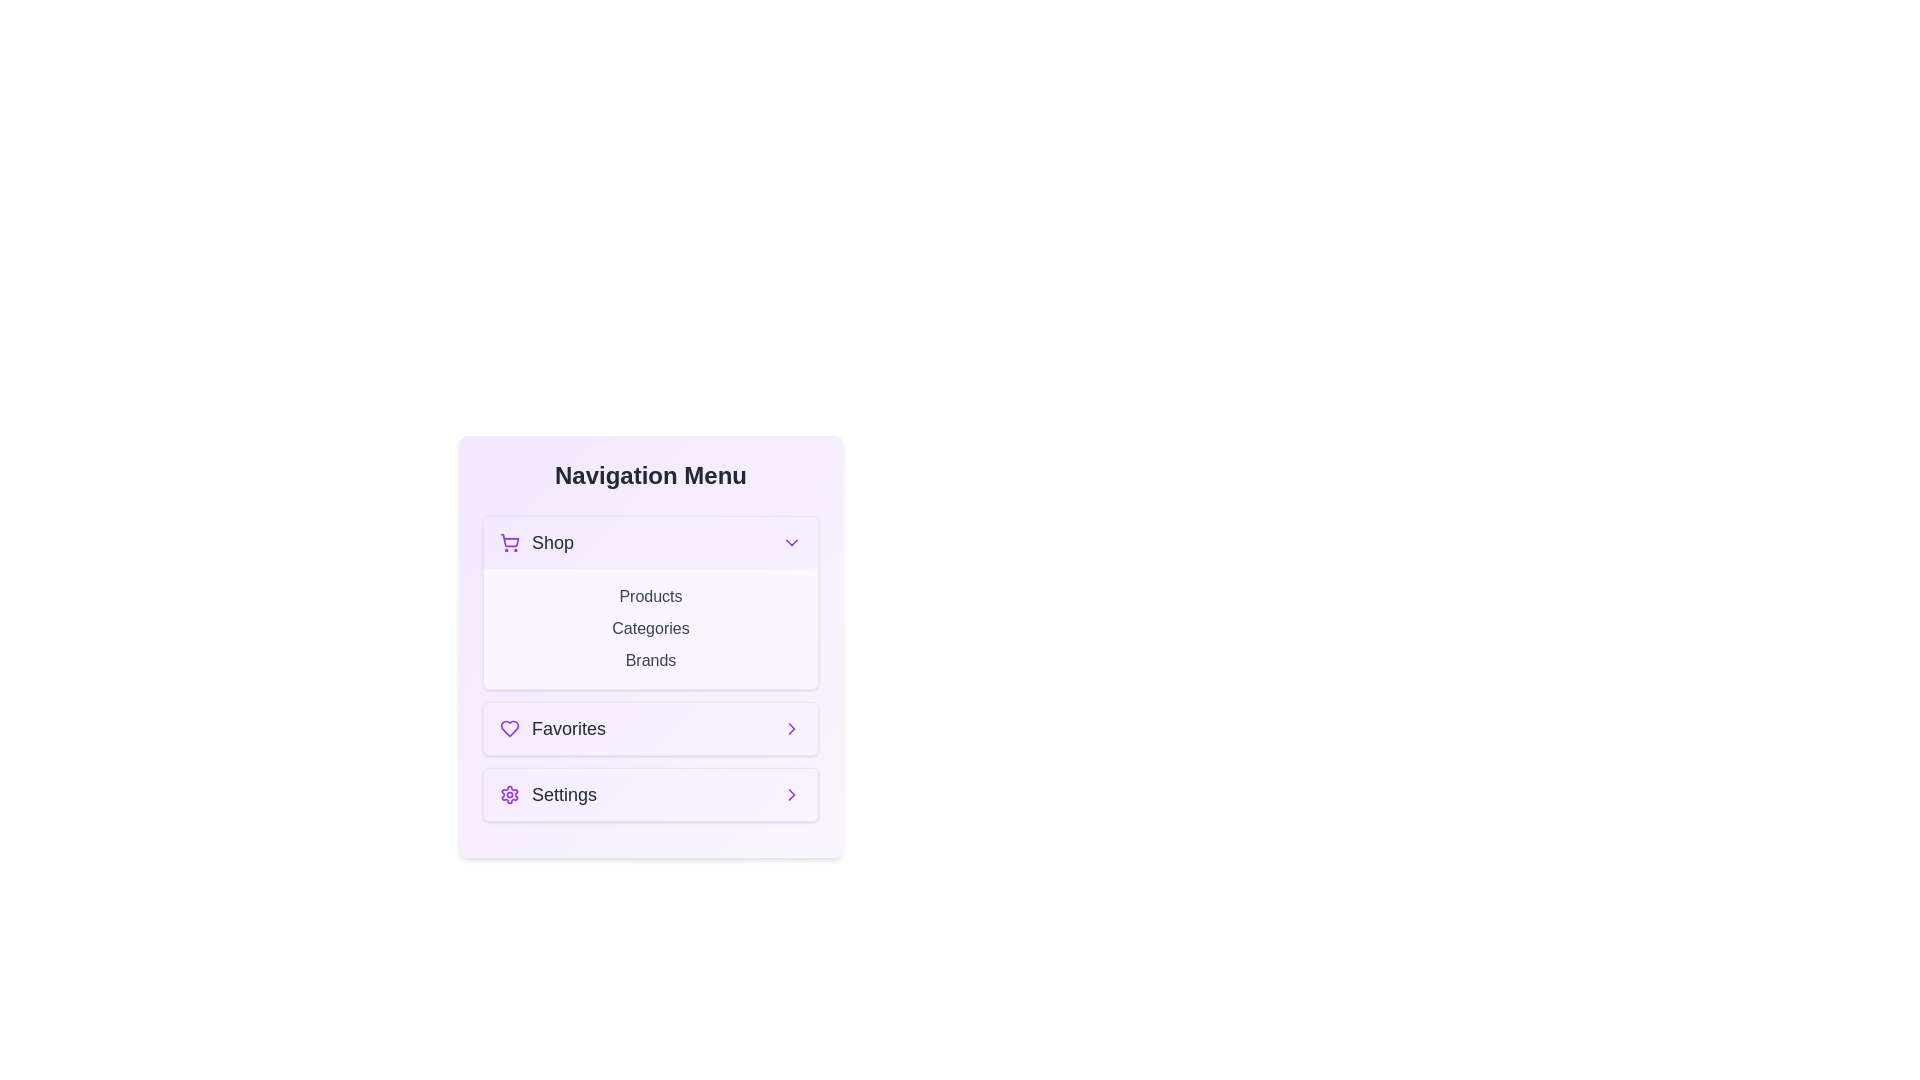 The height and width of the screenshot is (1080, 1920). Describe the element at coordinates (548, 793) in the screenshot. I see `the Navigation Item located in the third row of the menu, which follows 'Shop' and 'Favorites'` at that location.